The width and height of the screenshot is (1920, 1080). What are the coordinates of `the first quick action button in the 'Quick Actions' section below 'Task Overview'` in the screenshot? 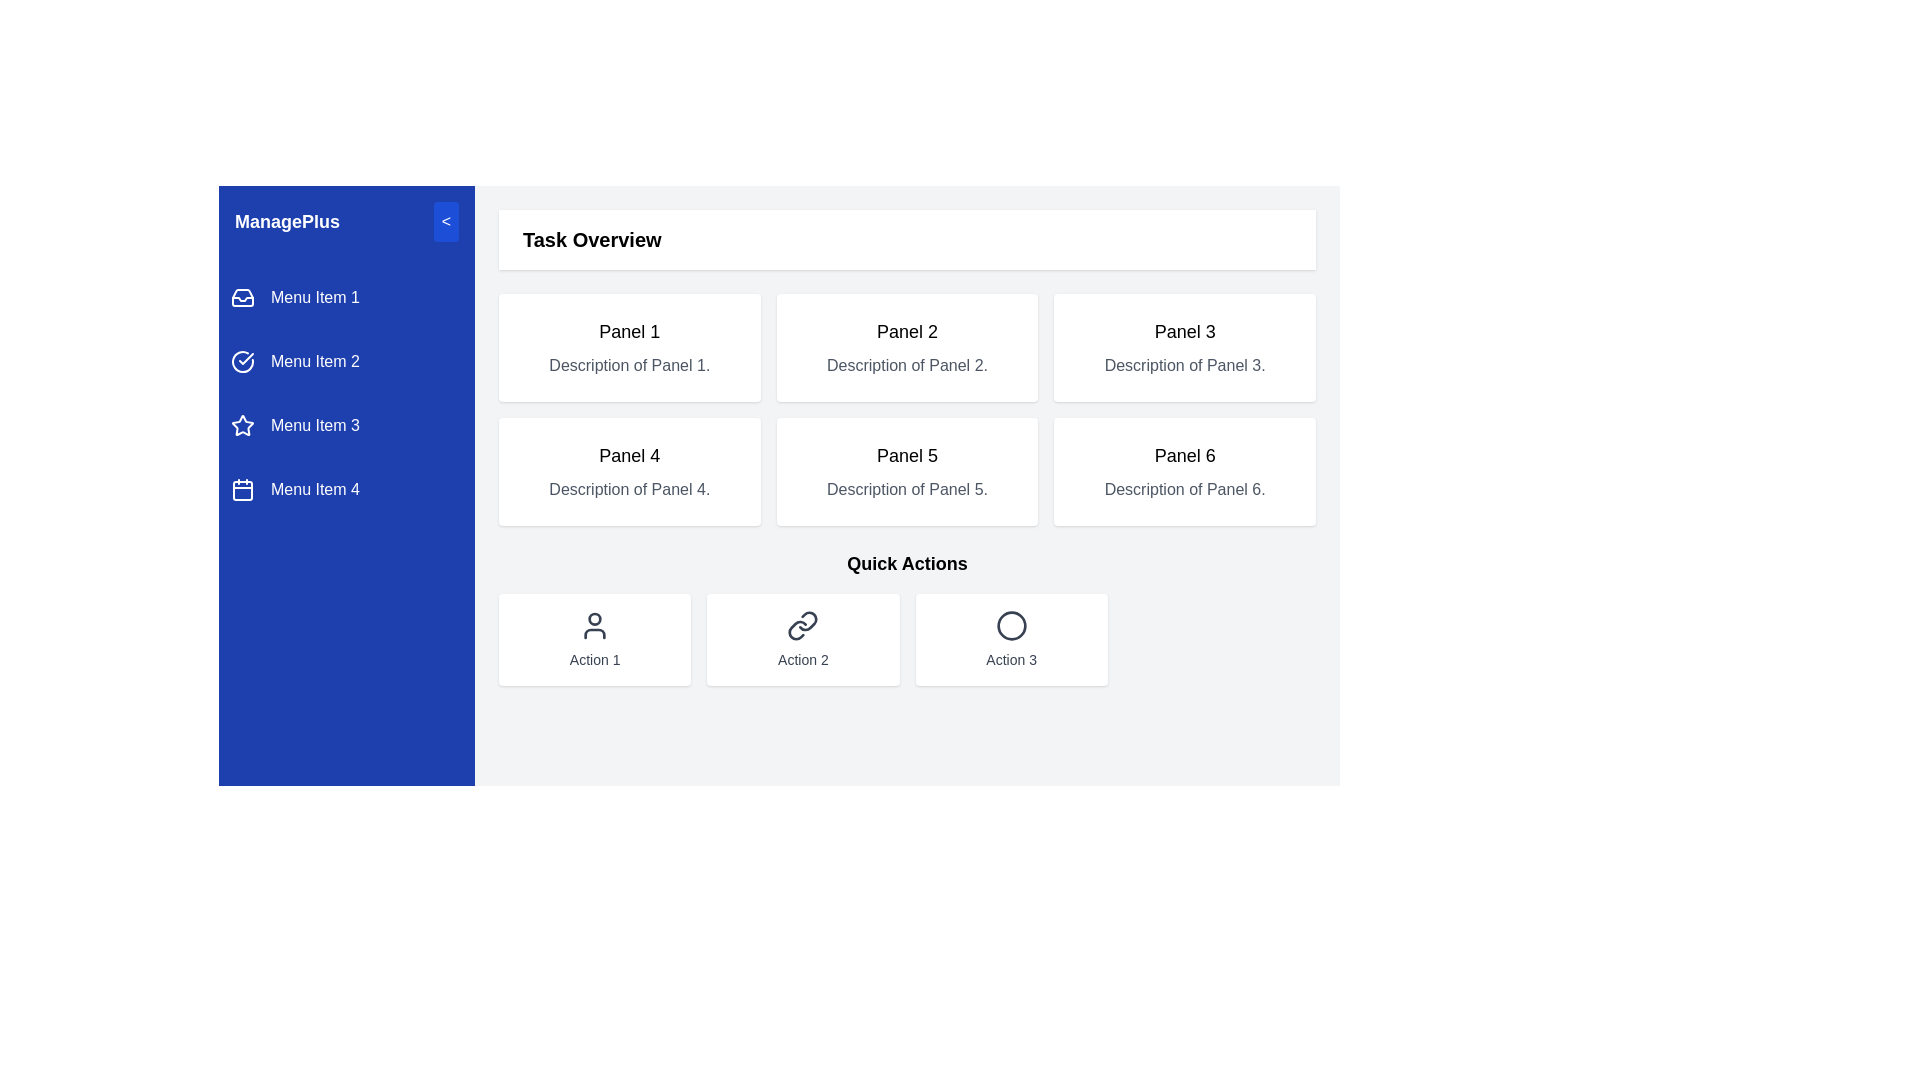 It's located at (594, 640).